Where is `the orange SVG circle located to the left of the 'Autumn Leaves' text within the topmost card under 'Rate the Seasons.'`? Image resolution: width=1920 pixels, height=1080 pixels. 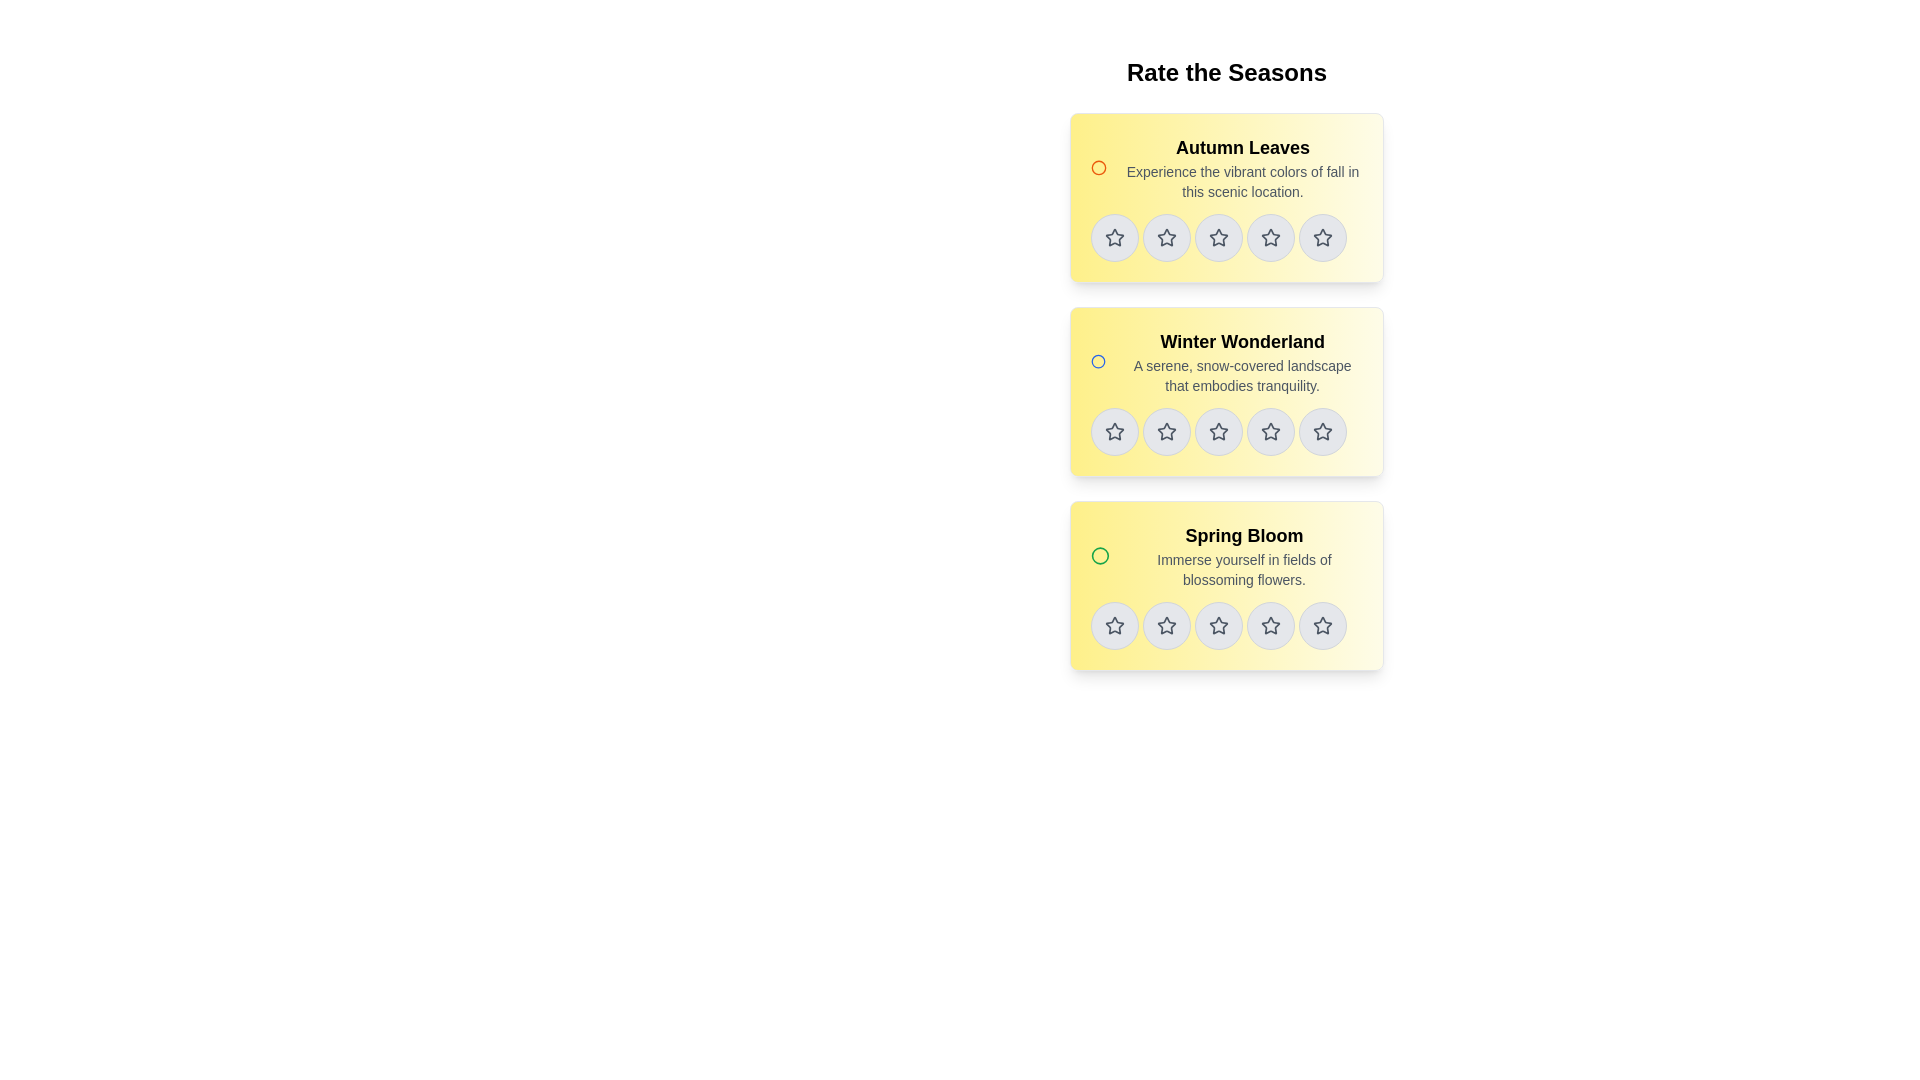 the orange SVG circle located to the left of the 'Autumn Leaves' text within the topmost card under 'Rate the Seasons.' is located at coordinates (1098, 167).